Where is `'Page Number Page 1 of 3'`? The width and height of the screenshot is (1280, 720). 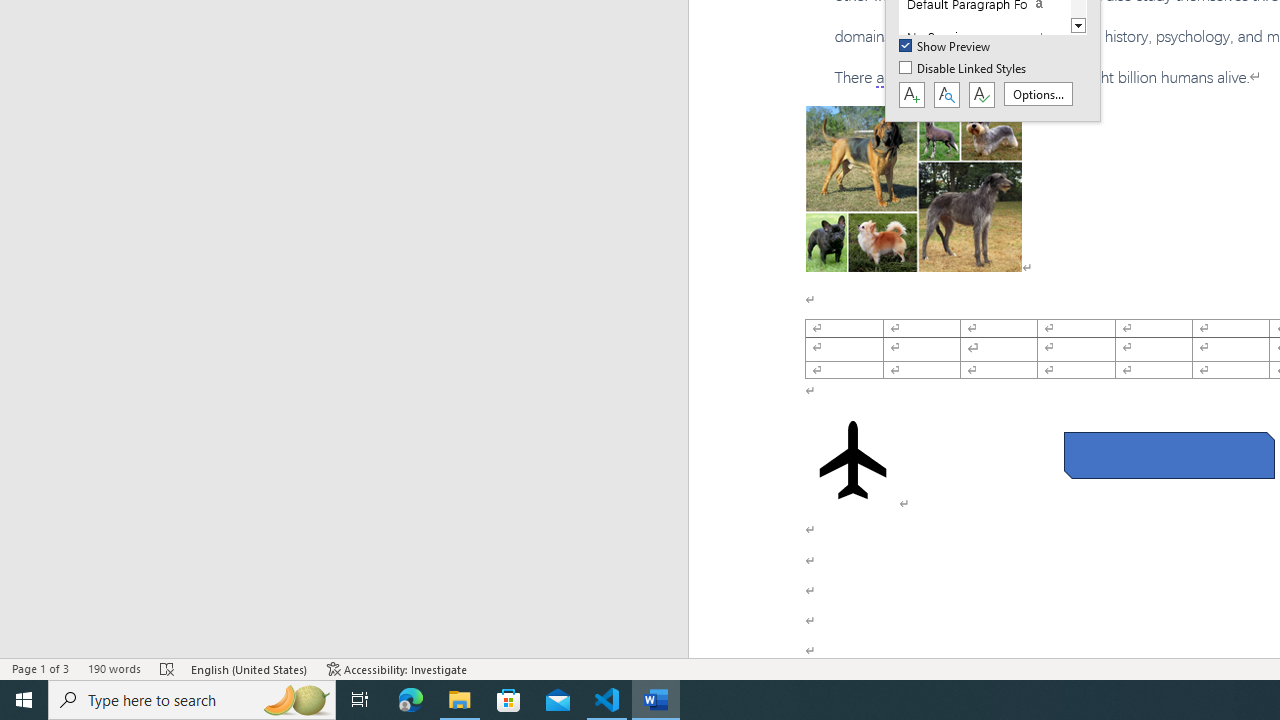 'Page Number Page 1 of 3' is located at coordinates (40, 669).